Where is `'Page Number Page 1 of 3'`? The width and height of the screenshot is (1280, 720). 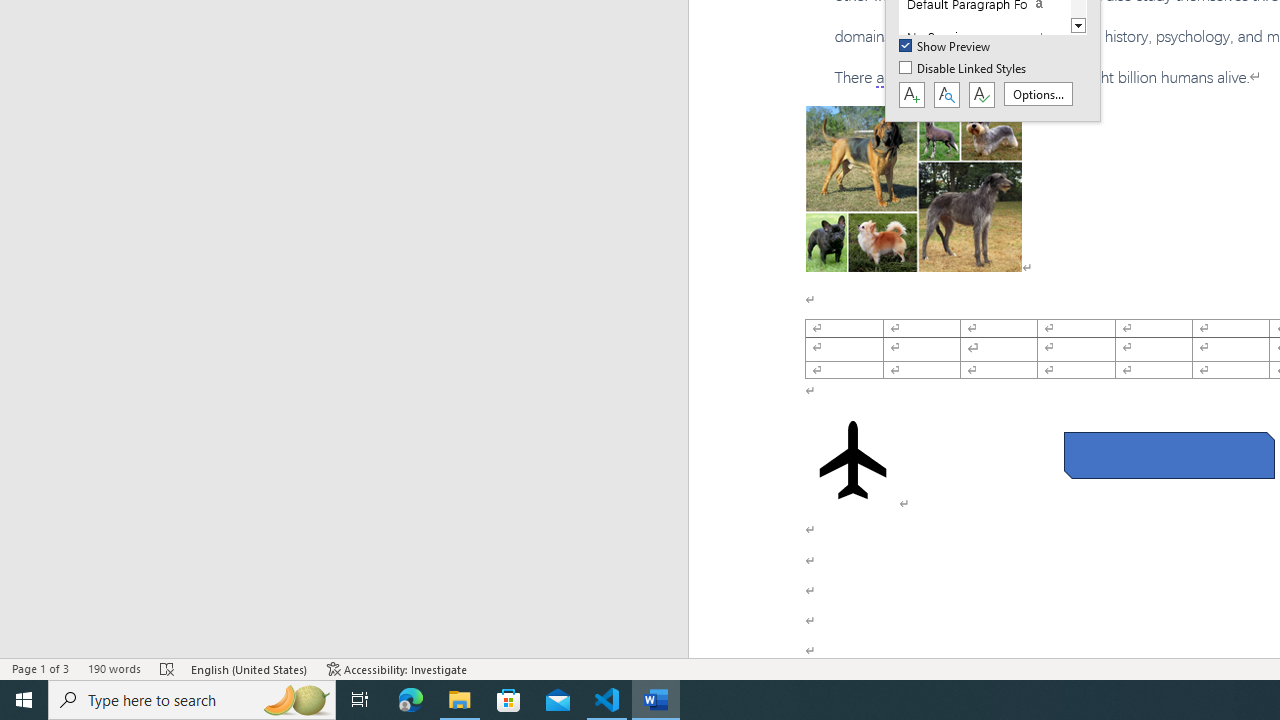 'Page Number Page 1 of 3' is located at coordinates (40, 669).